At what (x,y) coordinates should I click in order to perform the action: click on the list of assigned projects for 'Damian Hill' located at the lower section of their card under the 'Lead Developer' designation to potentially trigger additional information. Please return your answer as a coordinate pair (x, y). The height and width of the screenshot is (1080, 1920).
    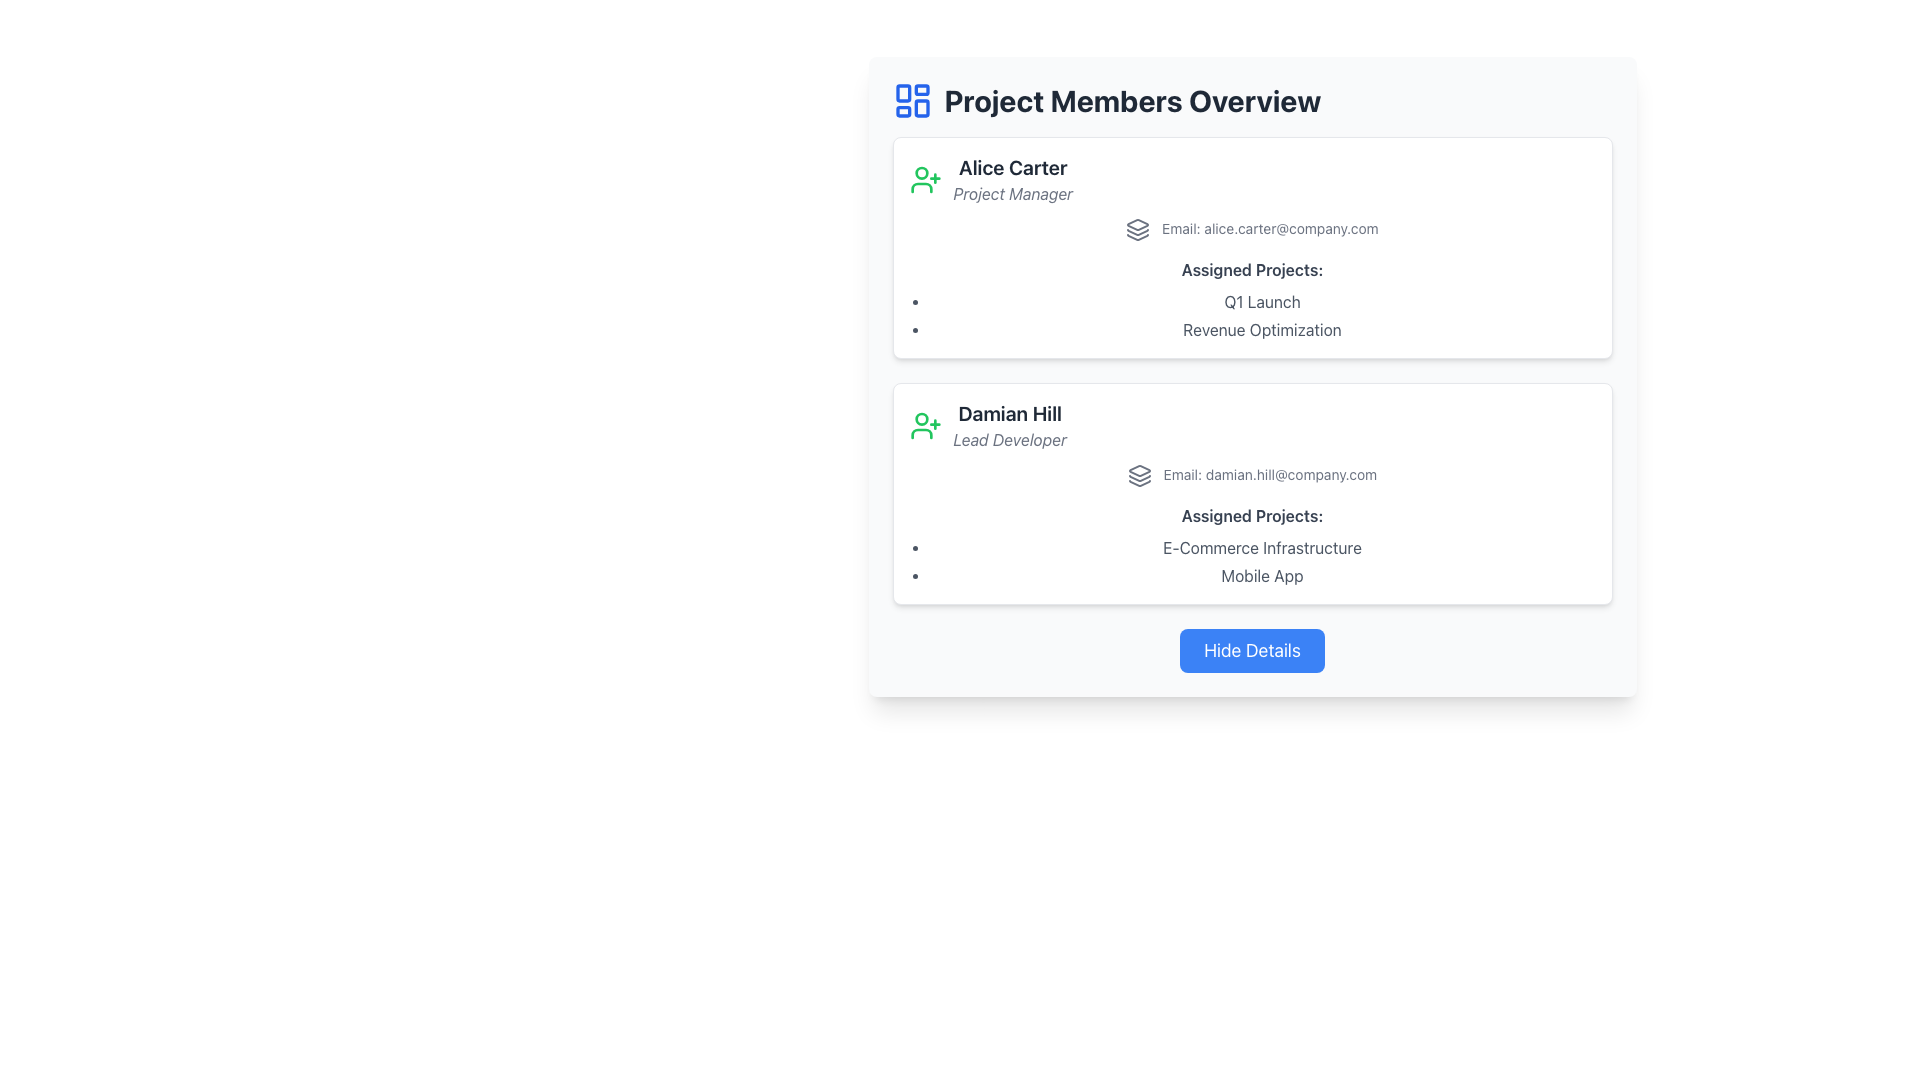
    Looking at the image, I should click on (1251, 546).